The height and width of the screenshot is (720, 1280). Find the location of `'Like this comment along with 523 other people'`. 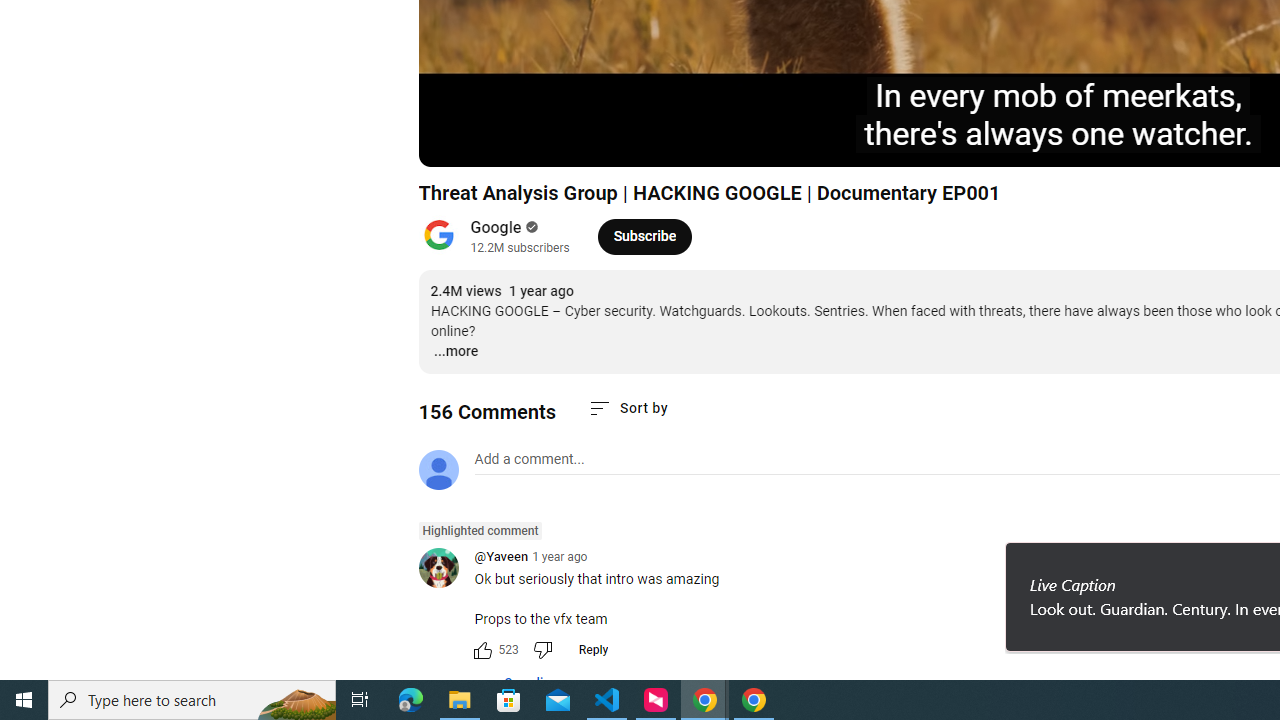

'Like this comment along with 523 other people' is located at coordinates (482, 650).